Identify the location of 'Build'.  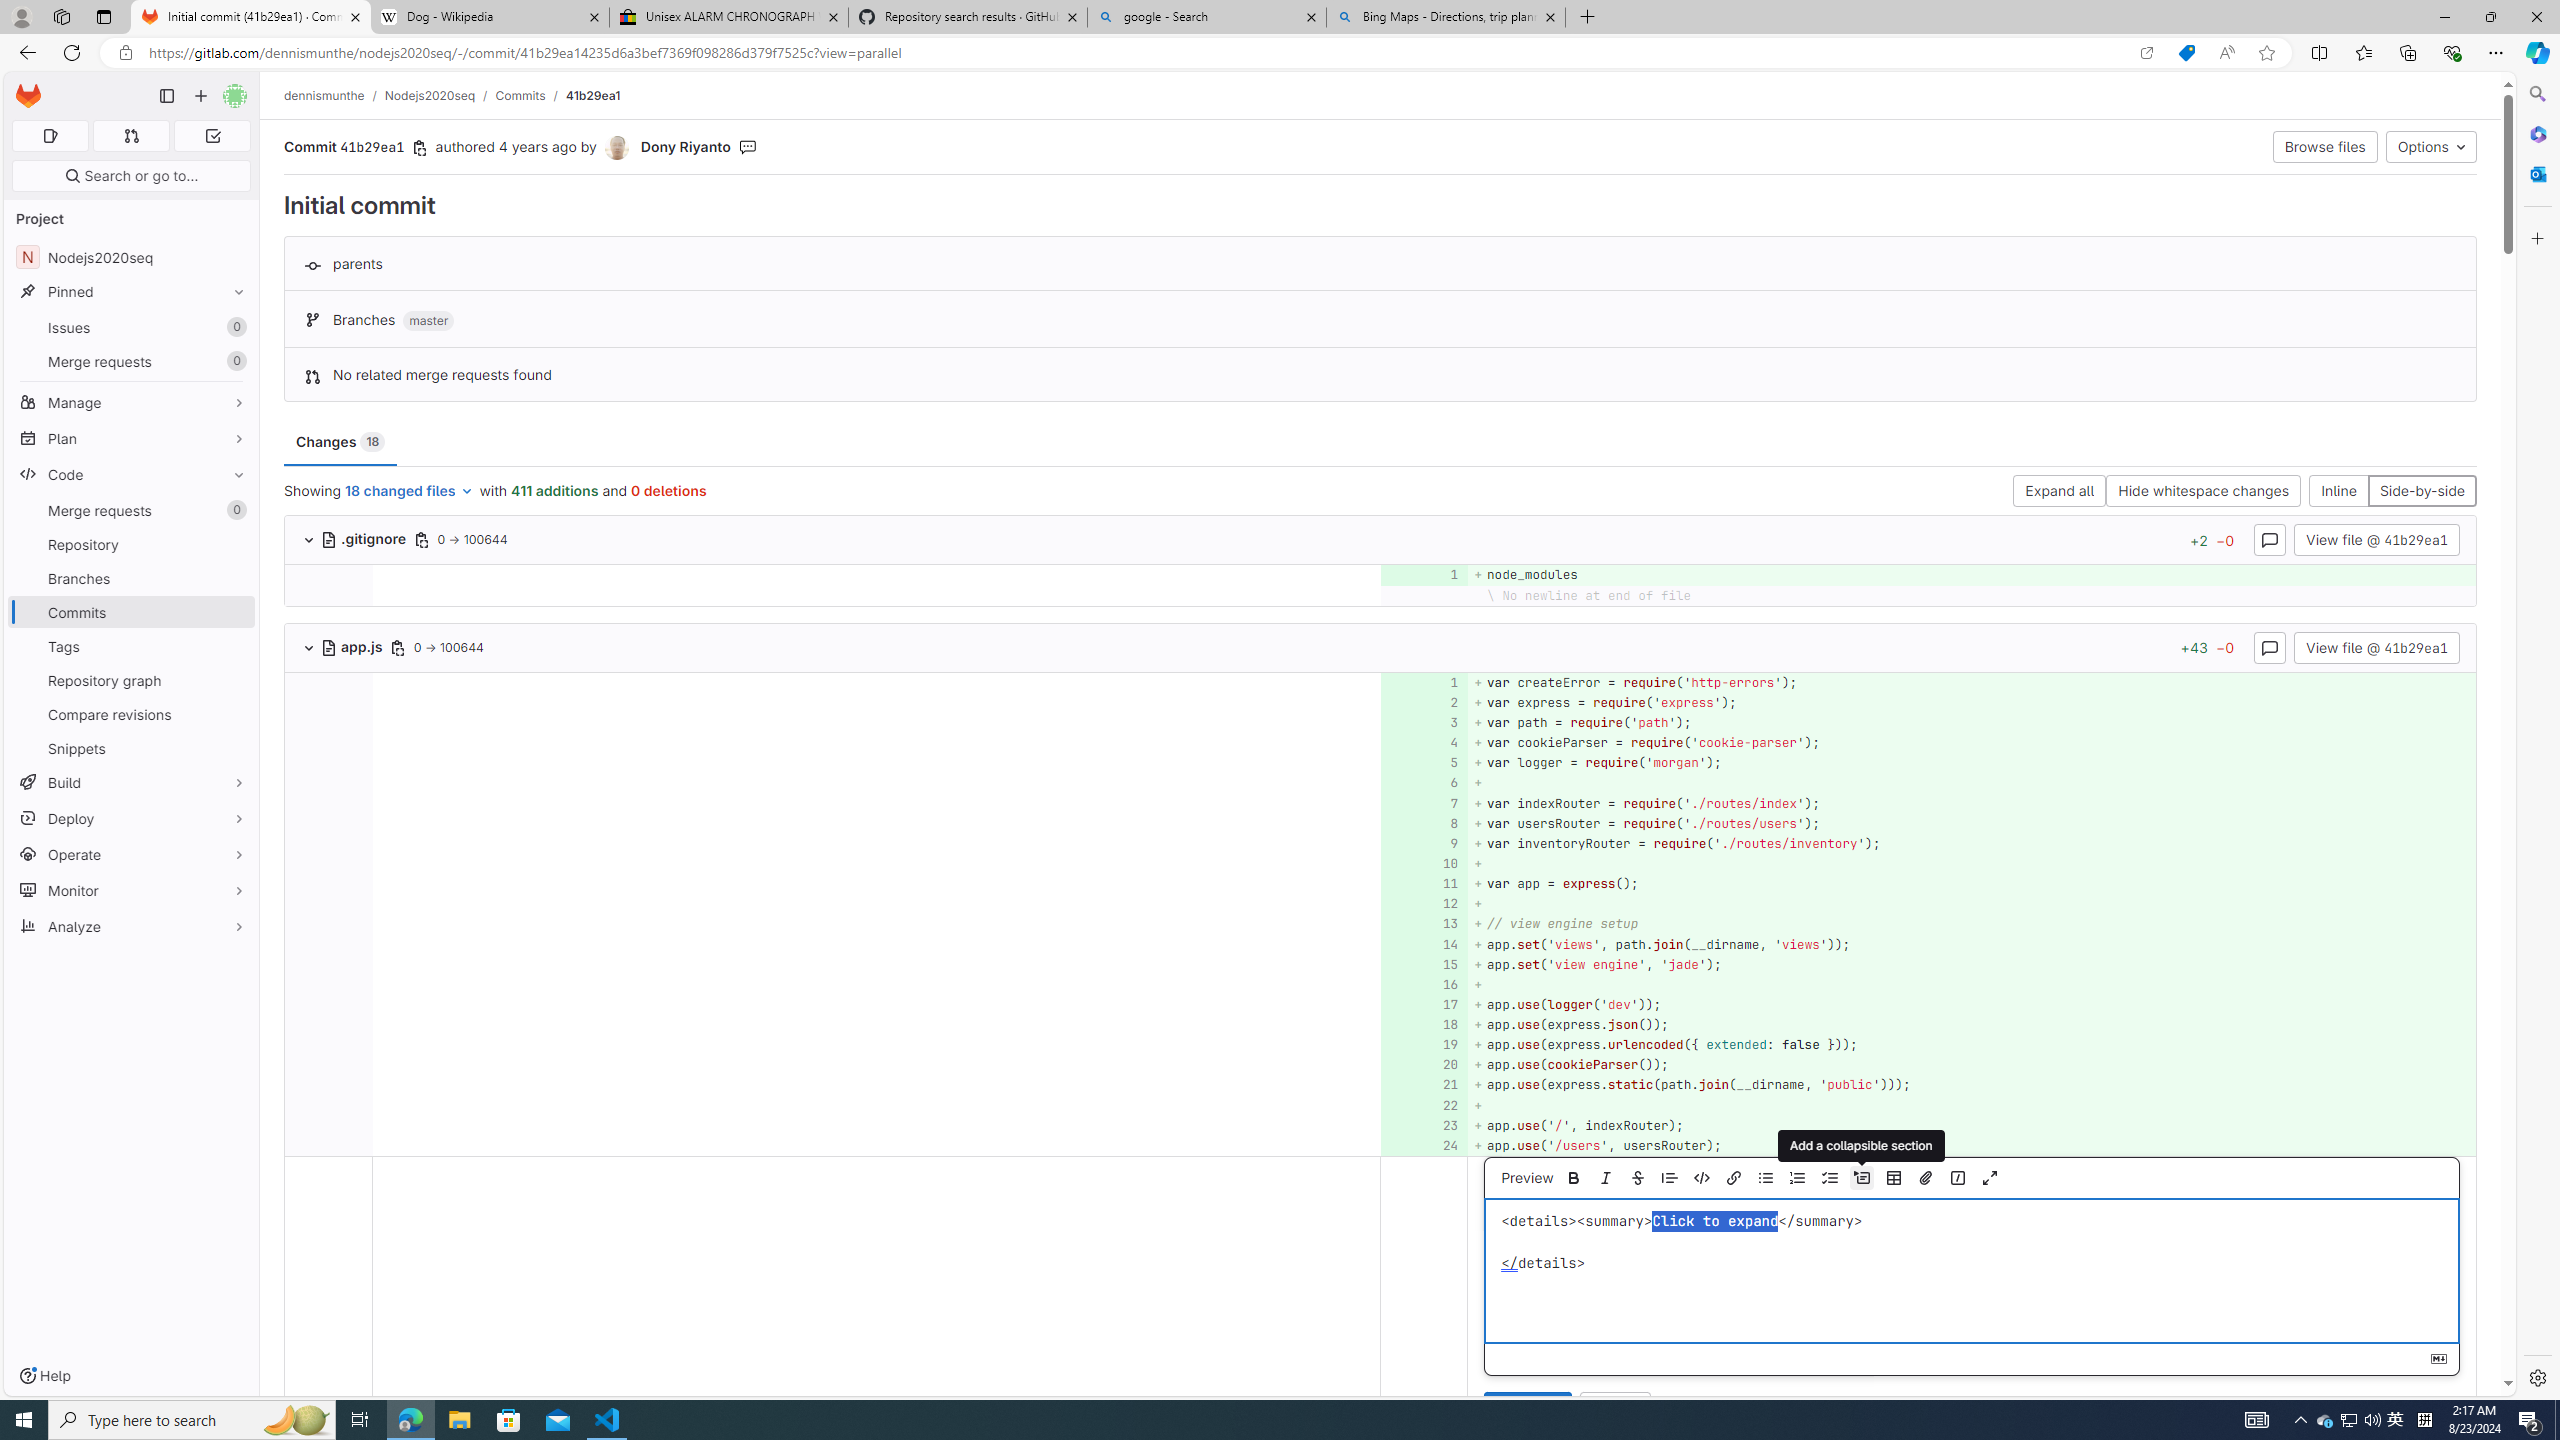
(130, 781).